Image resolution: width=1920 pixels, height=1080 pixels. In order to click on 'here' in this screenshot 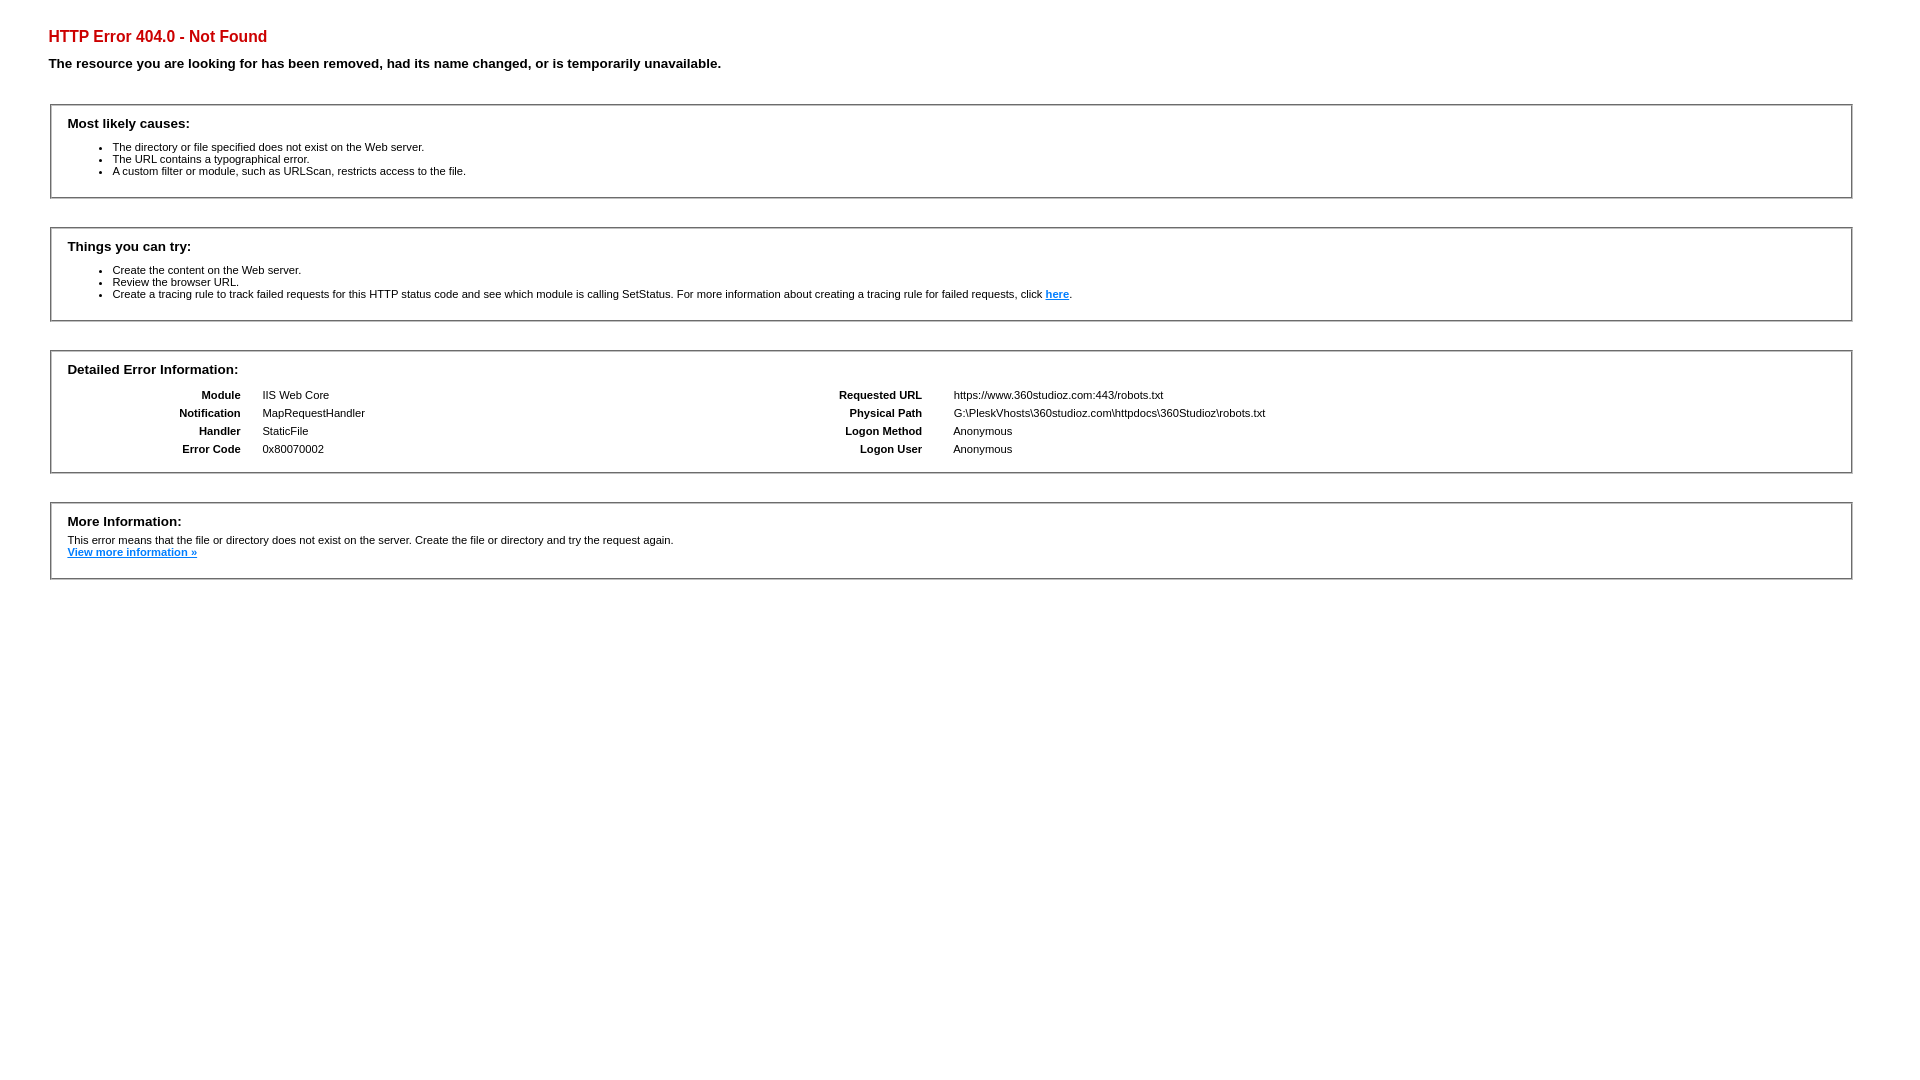, I will do `click(1056, 293)`.